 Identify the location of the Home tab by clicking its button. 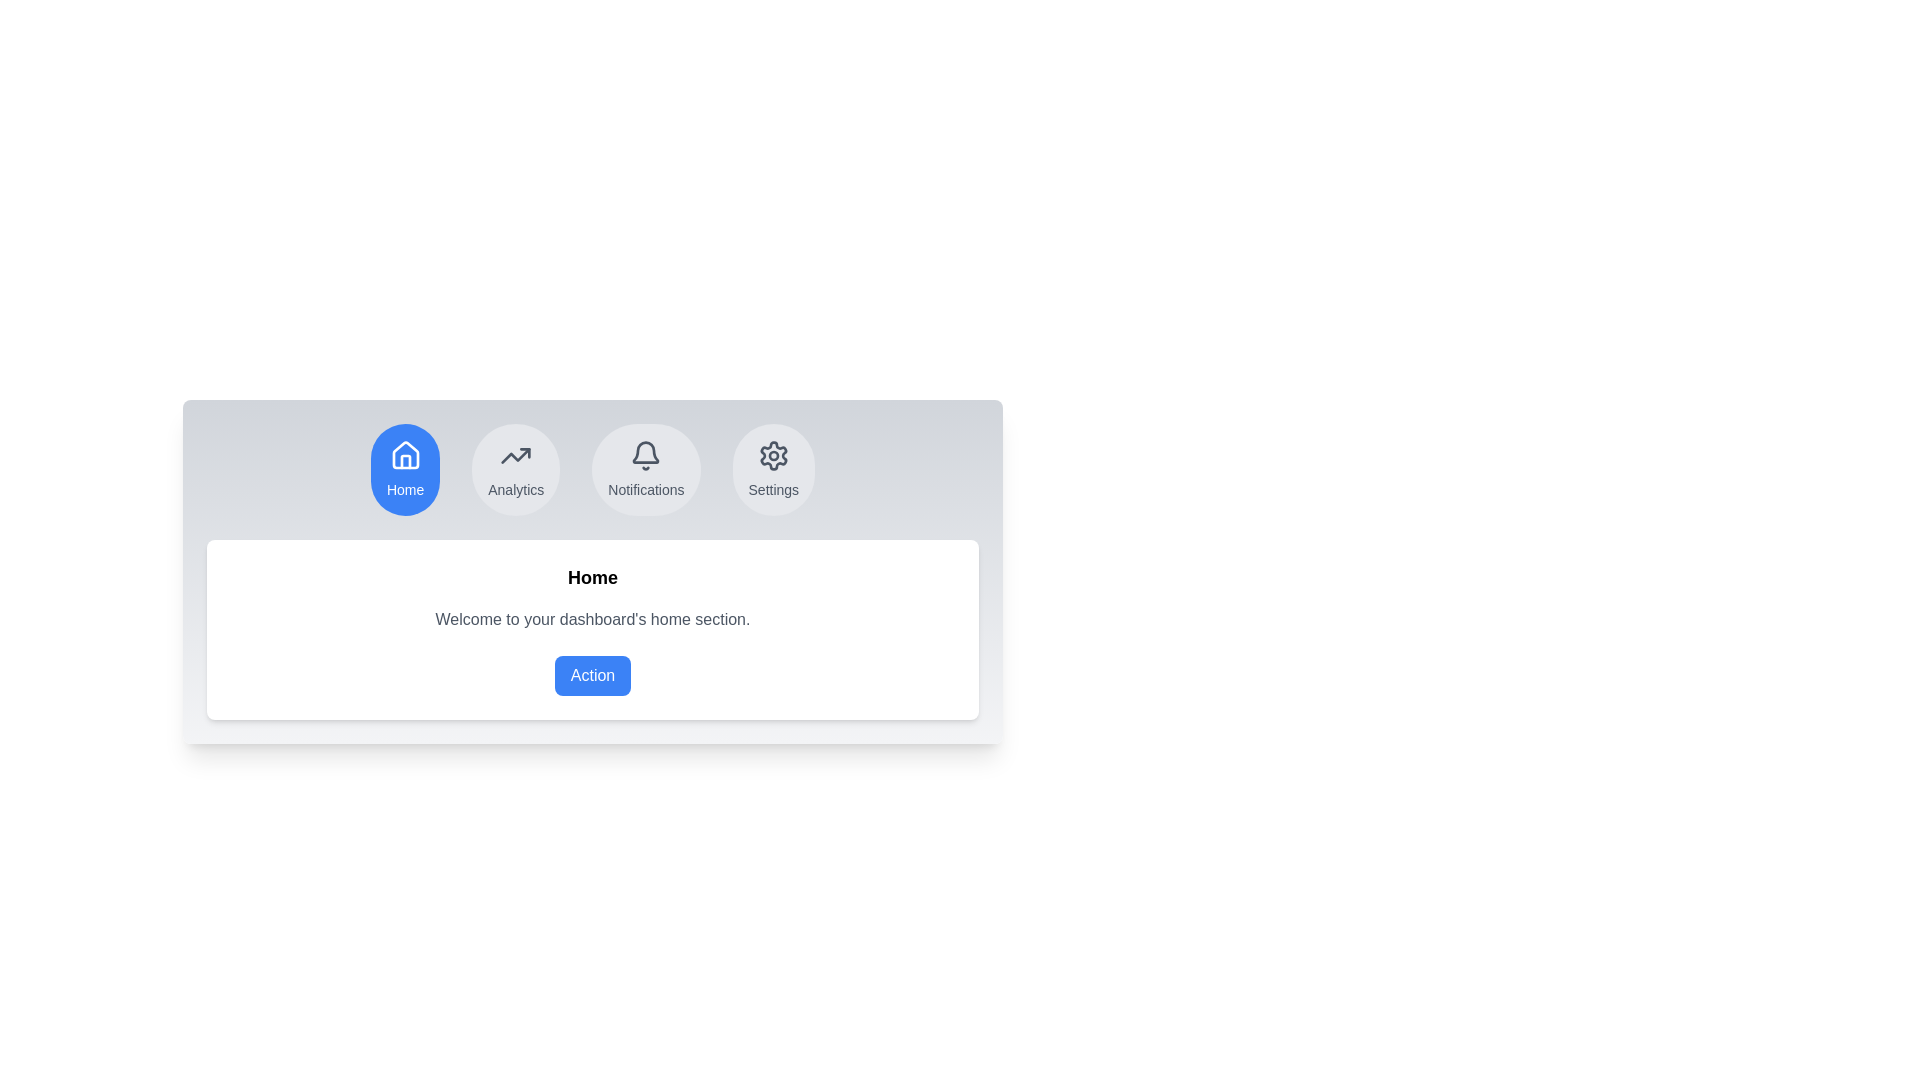
(403, 470).